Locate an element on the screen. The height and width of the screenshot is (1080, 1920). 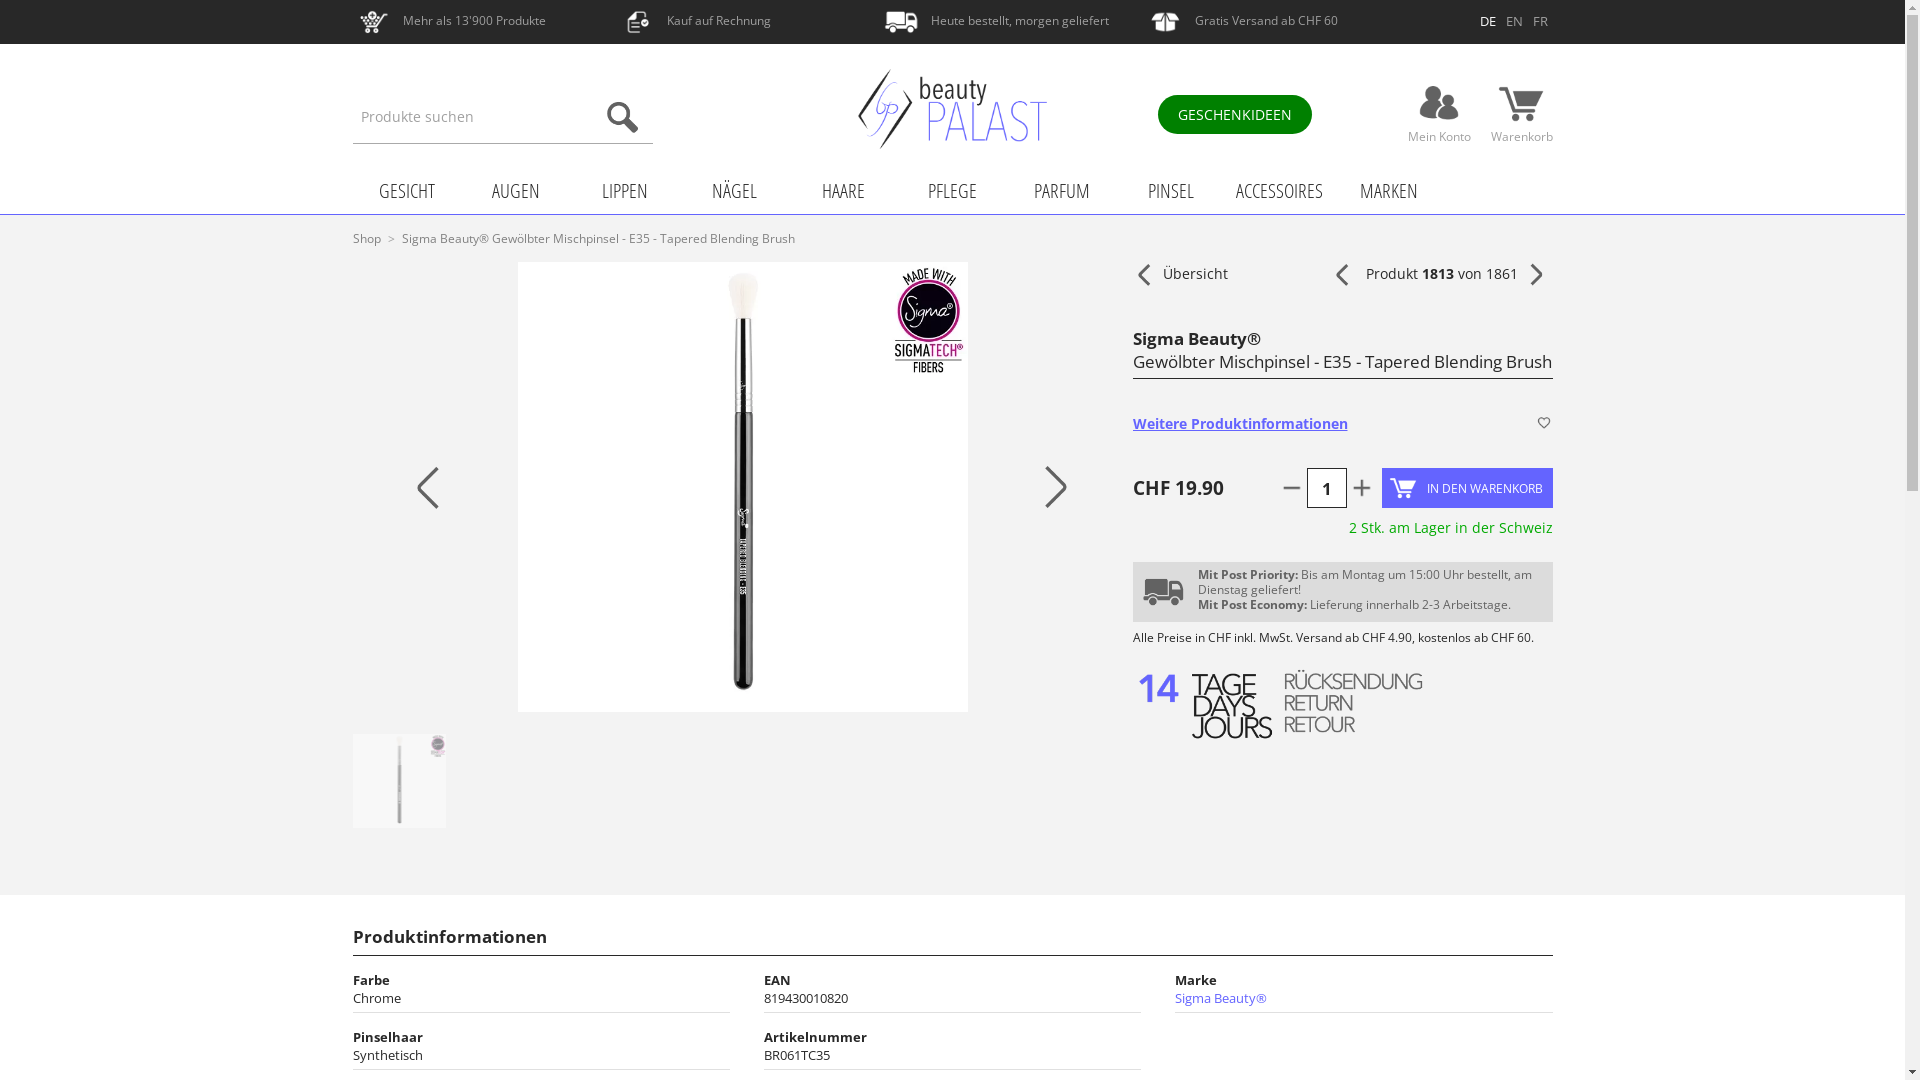
'GESCHENKIDEEN' is located at coordinates (1233, 114).